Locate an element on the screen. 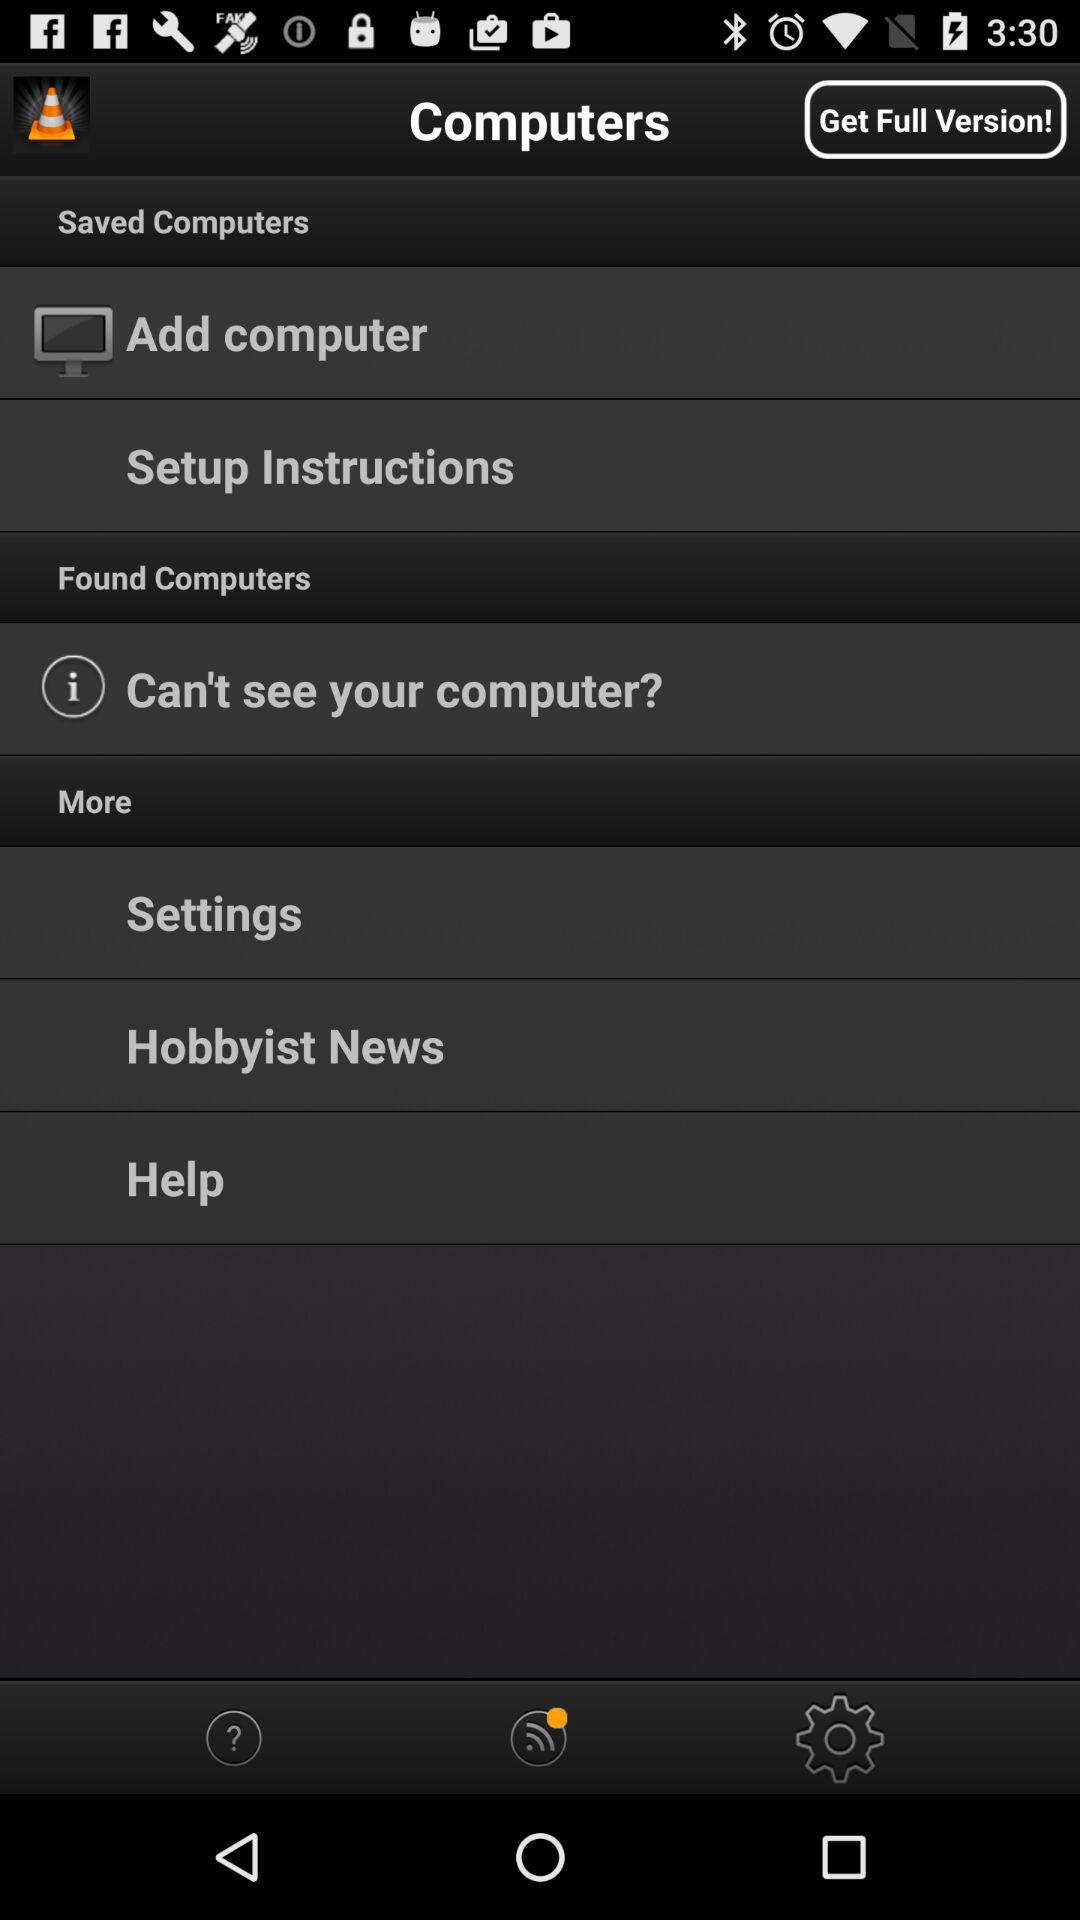 The width and height of the screenshot is (1080, 1920). the help icon is located at coordinates (236, 1858).